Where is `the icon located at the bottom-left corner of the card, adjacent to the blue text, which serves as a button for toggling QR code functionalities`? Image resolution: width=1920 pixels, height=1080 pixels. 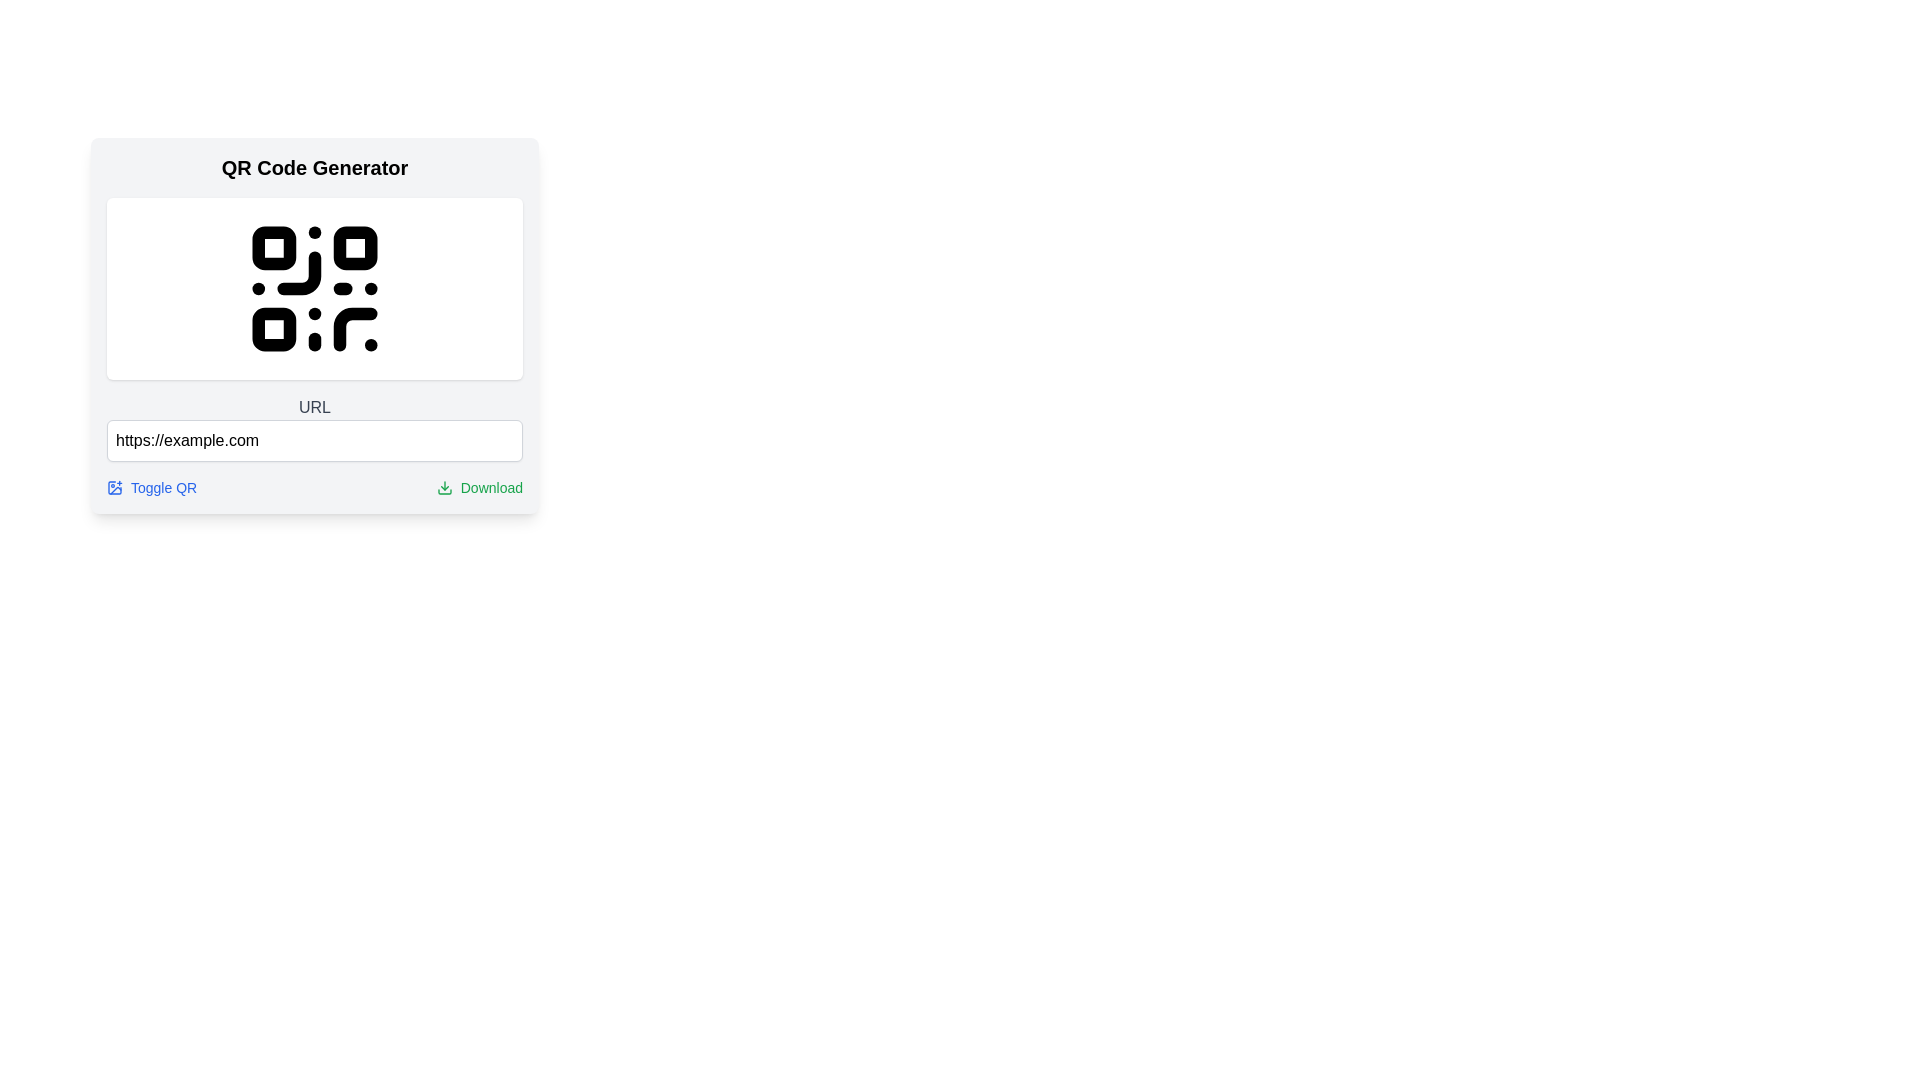
the icon located at the bottom-left corner of the card, adjacent to the blue text, which serves as a button for toggling QR code functionalities is located at coordinates (114, 488).